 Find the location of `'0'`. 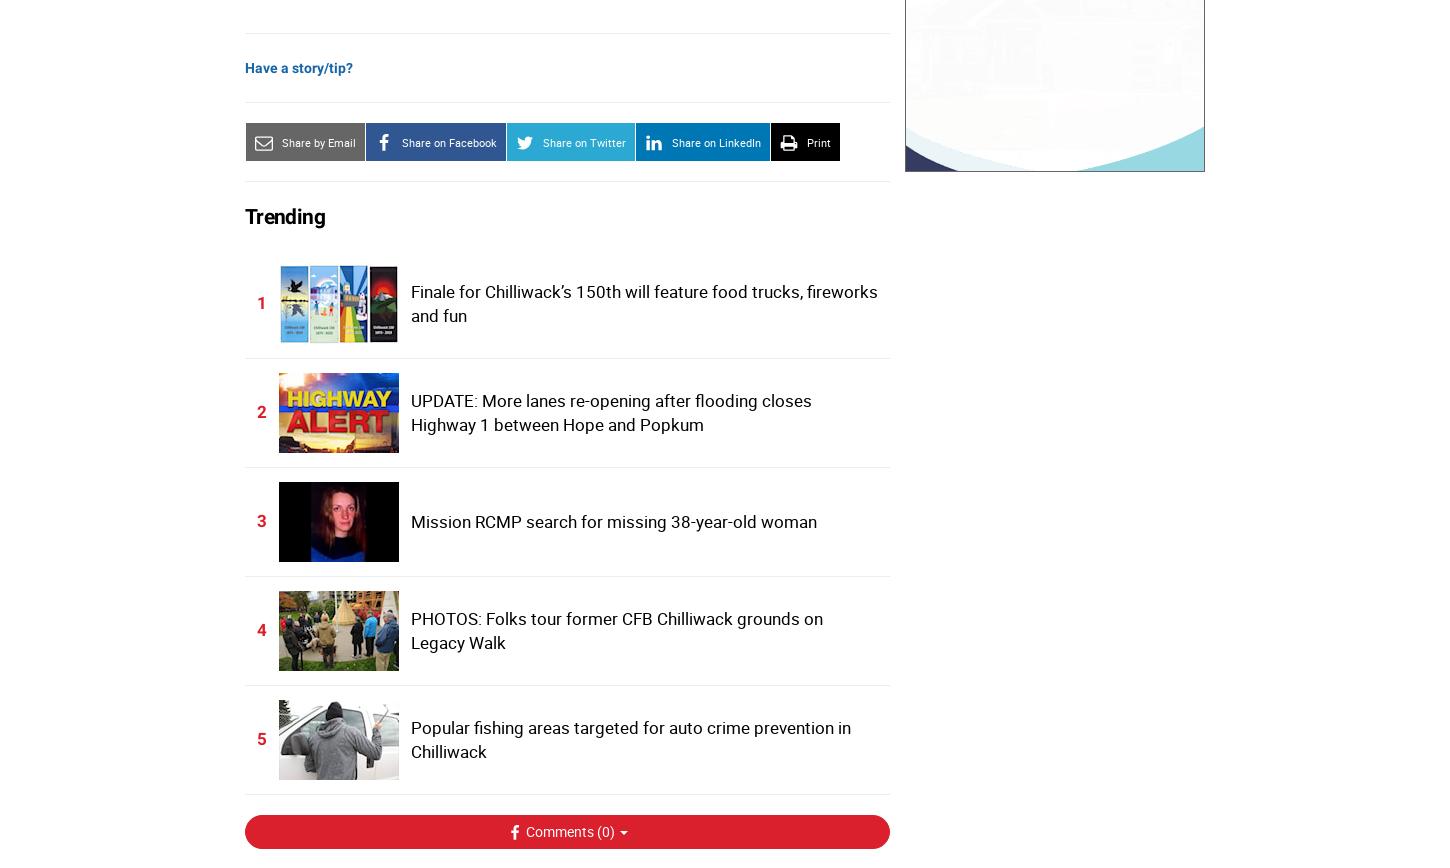

'0' is located at coordinates (602, 830).